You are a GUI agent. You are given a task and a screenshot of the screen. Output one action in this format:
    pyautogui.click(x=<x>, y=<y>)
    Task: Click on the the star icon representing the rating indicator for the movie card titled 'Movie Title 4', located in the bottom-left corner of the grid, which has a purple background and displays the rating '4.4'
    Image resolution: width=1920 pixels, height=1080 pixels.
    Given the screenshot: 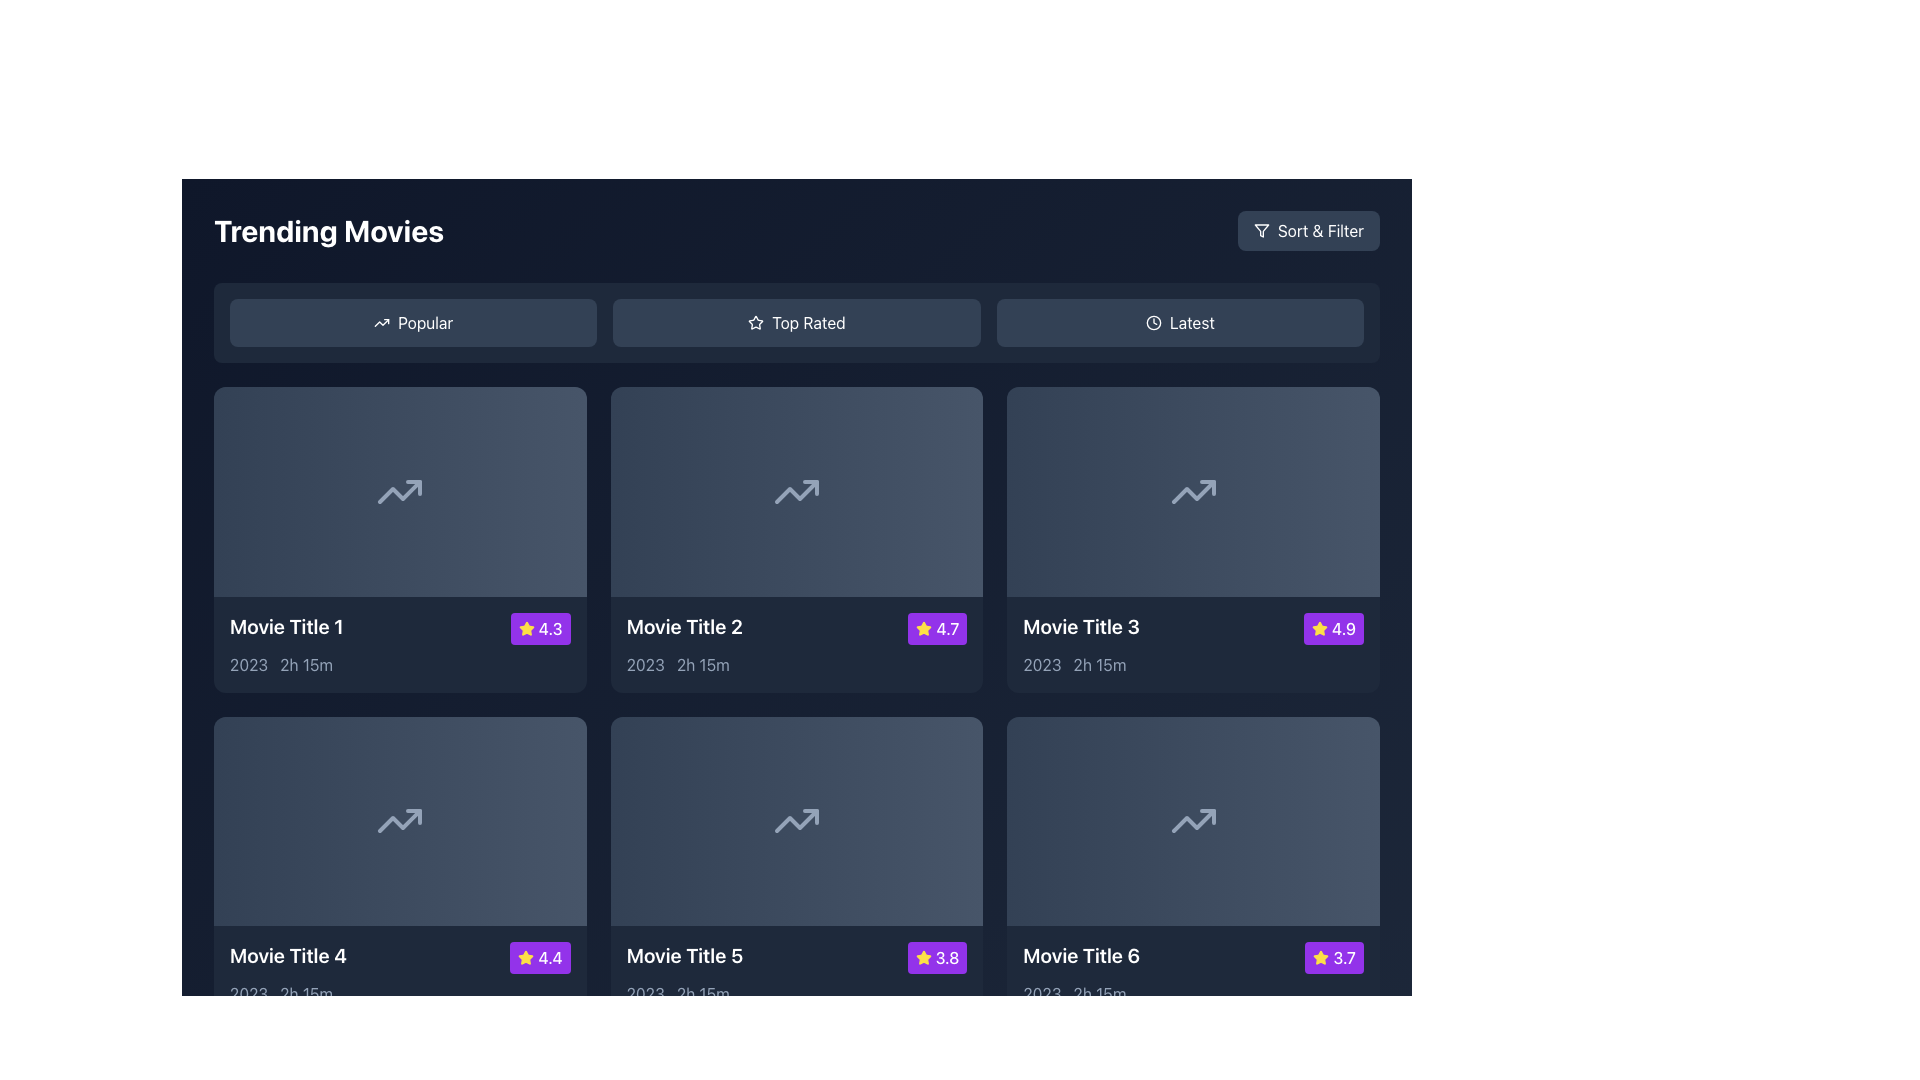 What is the action you would take?
    pyautogui.click(x=526, y=957)
    